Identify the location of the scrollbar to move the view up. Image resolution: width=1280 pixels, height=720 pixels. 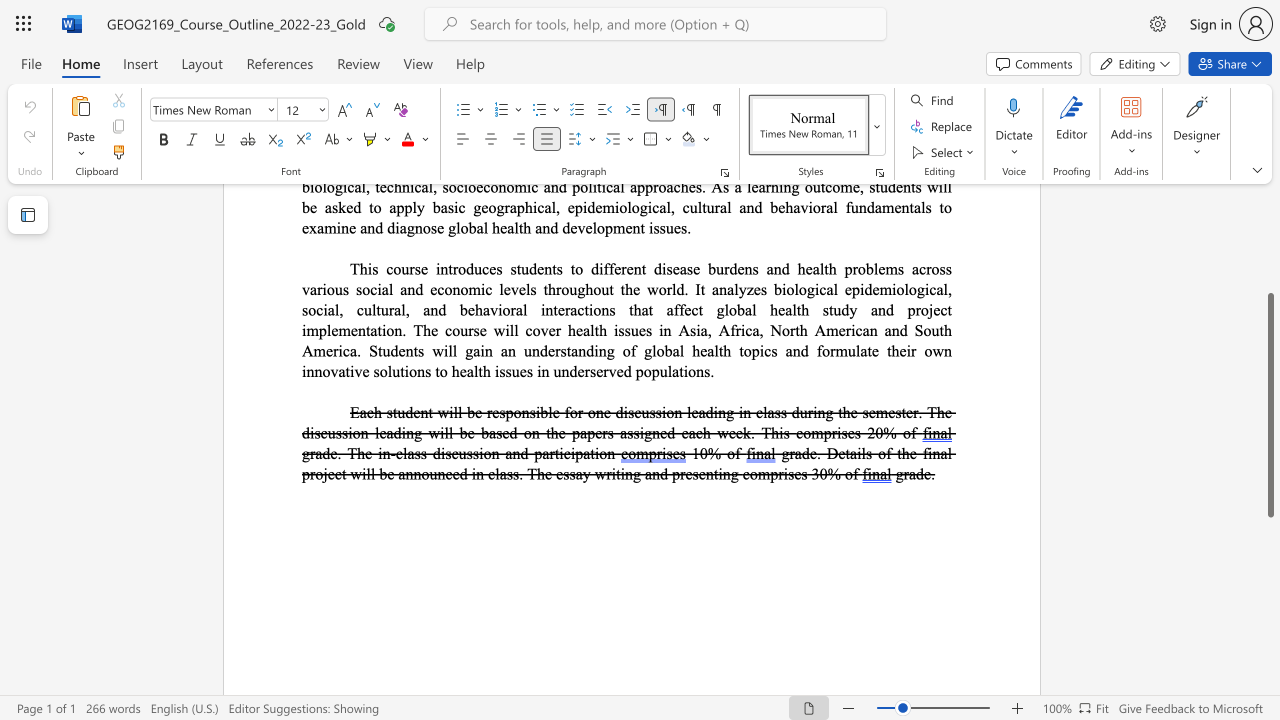
(1269, 220).